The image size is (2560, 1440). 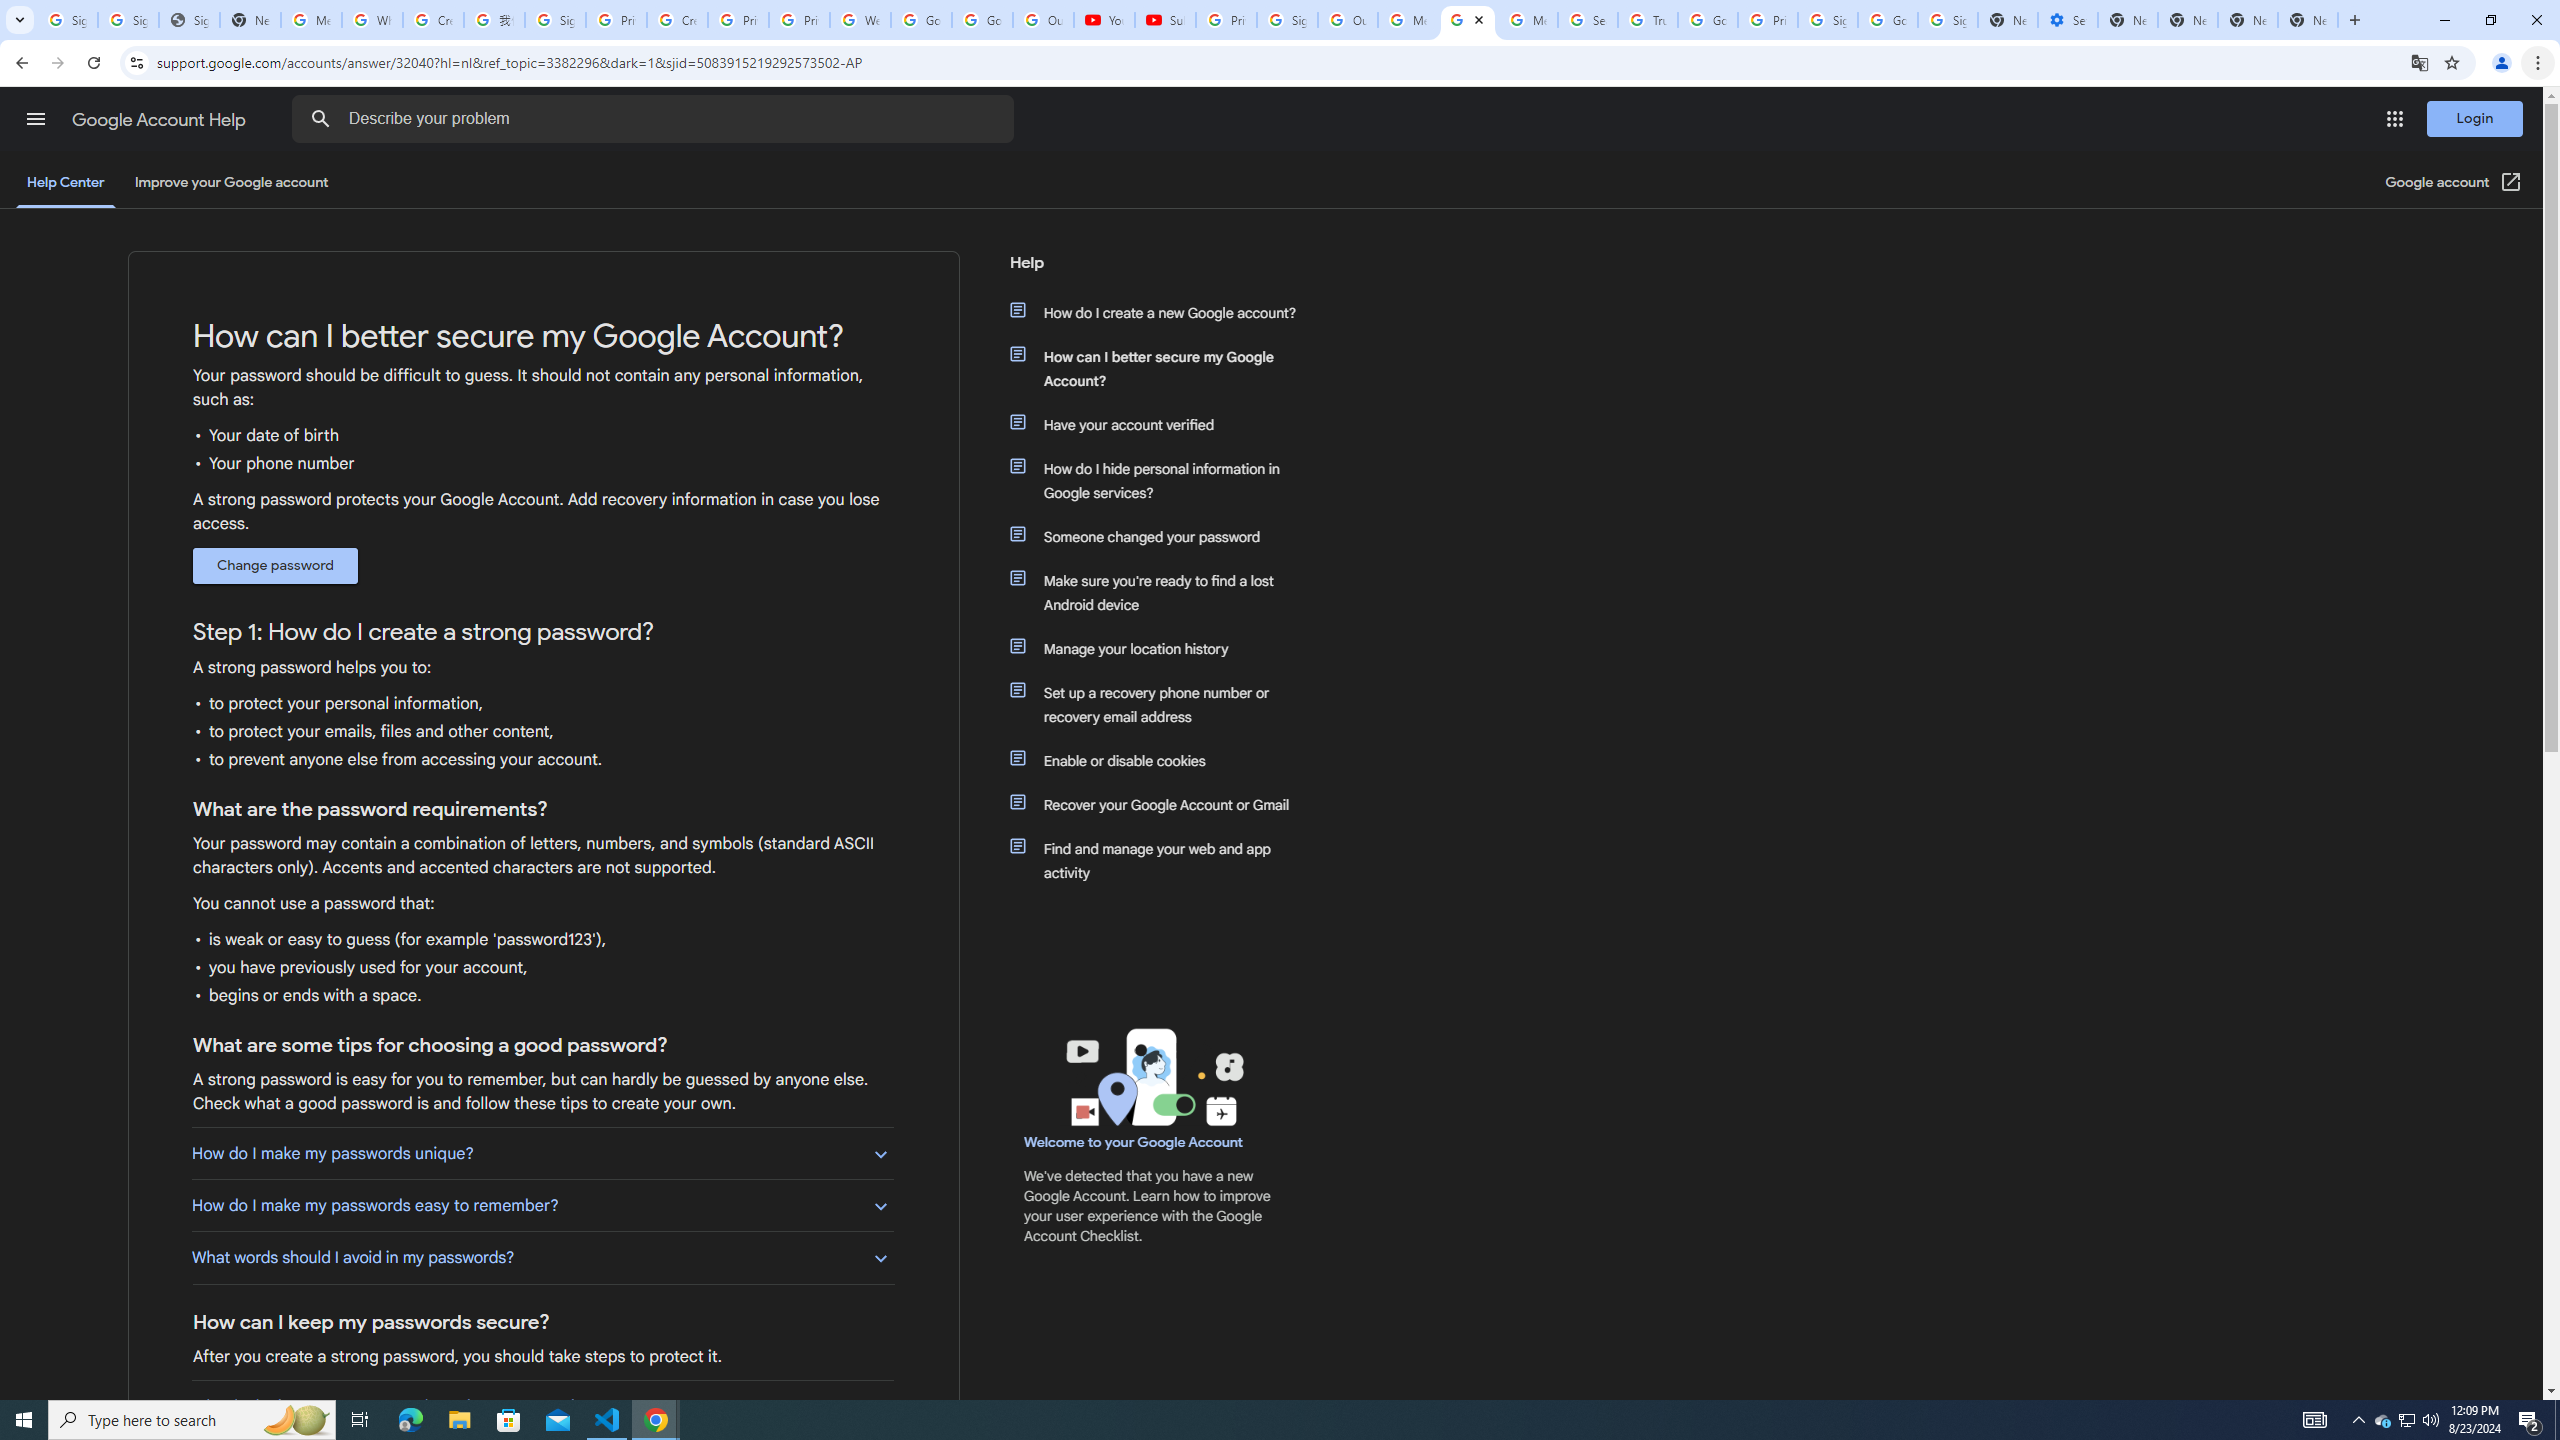 I want to click on 'Google Account (Opens in new window)', so click(x=2454, y=181).